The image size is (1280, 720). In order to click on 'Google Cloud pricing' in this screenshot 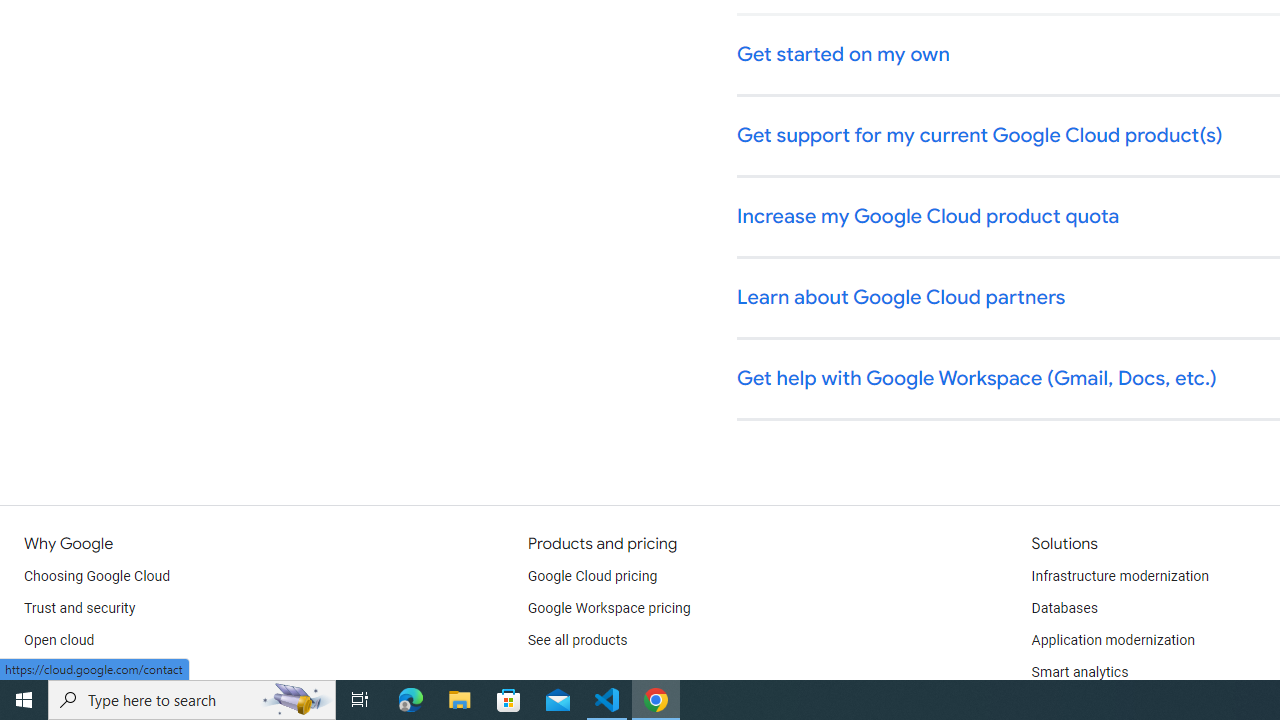, I will do `click(591, 577)`.